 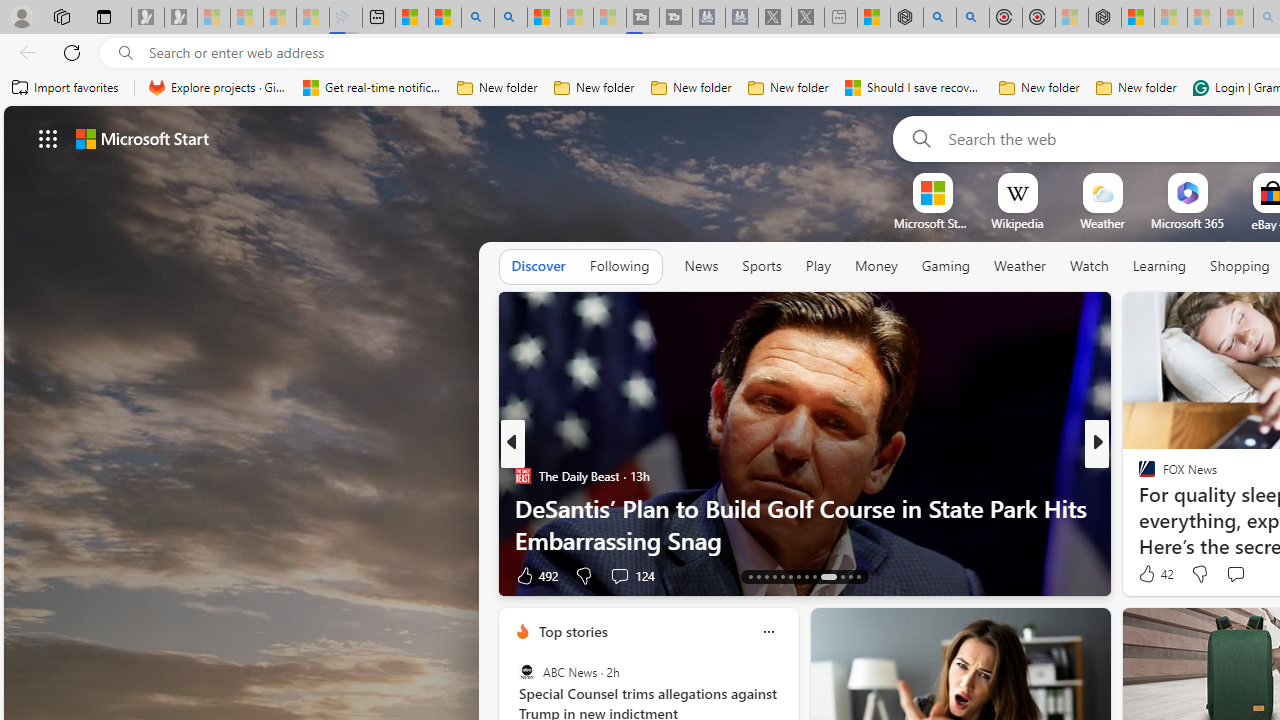 I want to click on 'AutomationID: tab-18', so click(x=789, y=577).